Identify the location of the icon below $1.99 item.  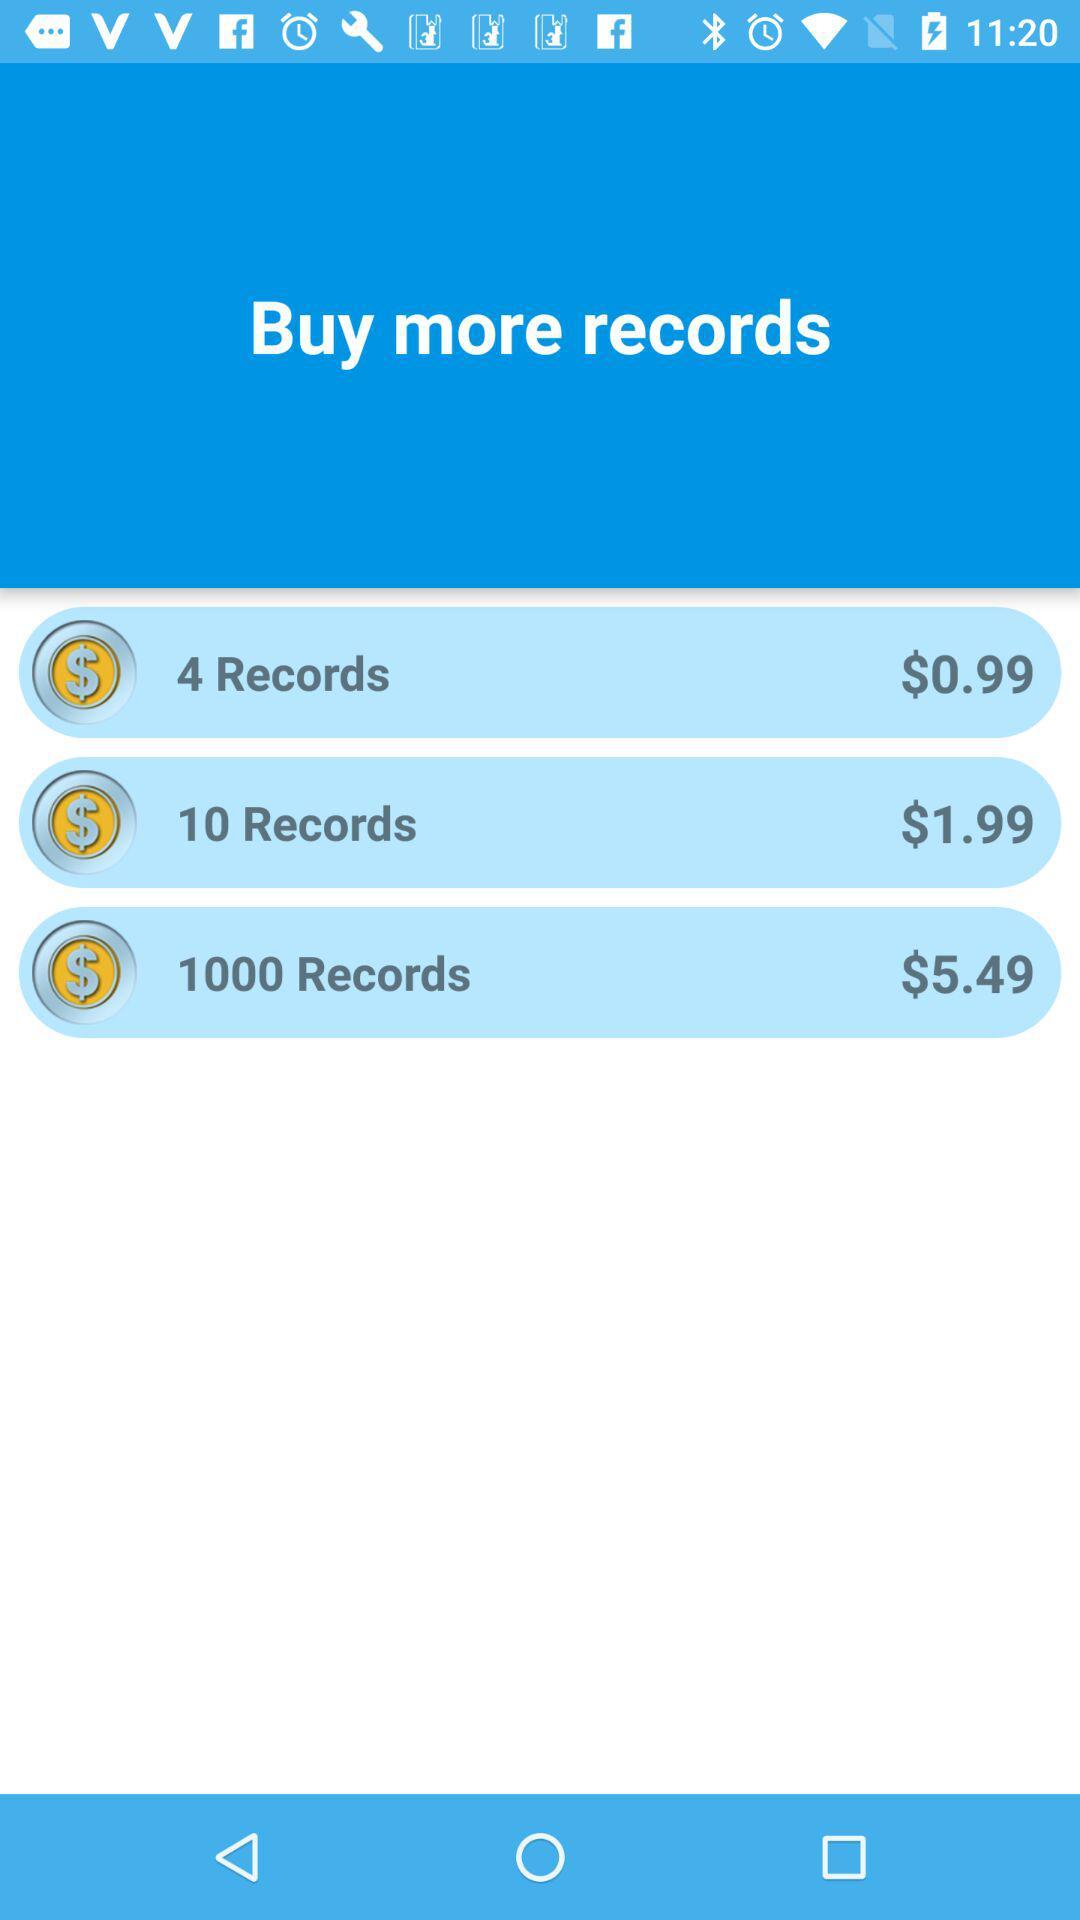
(966, 972).